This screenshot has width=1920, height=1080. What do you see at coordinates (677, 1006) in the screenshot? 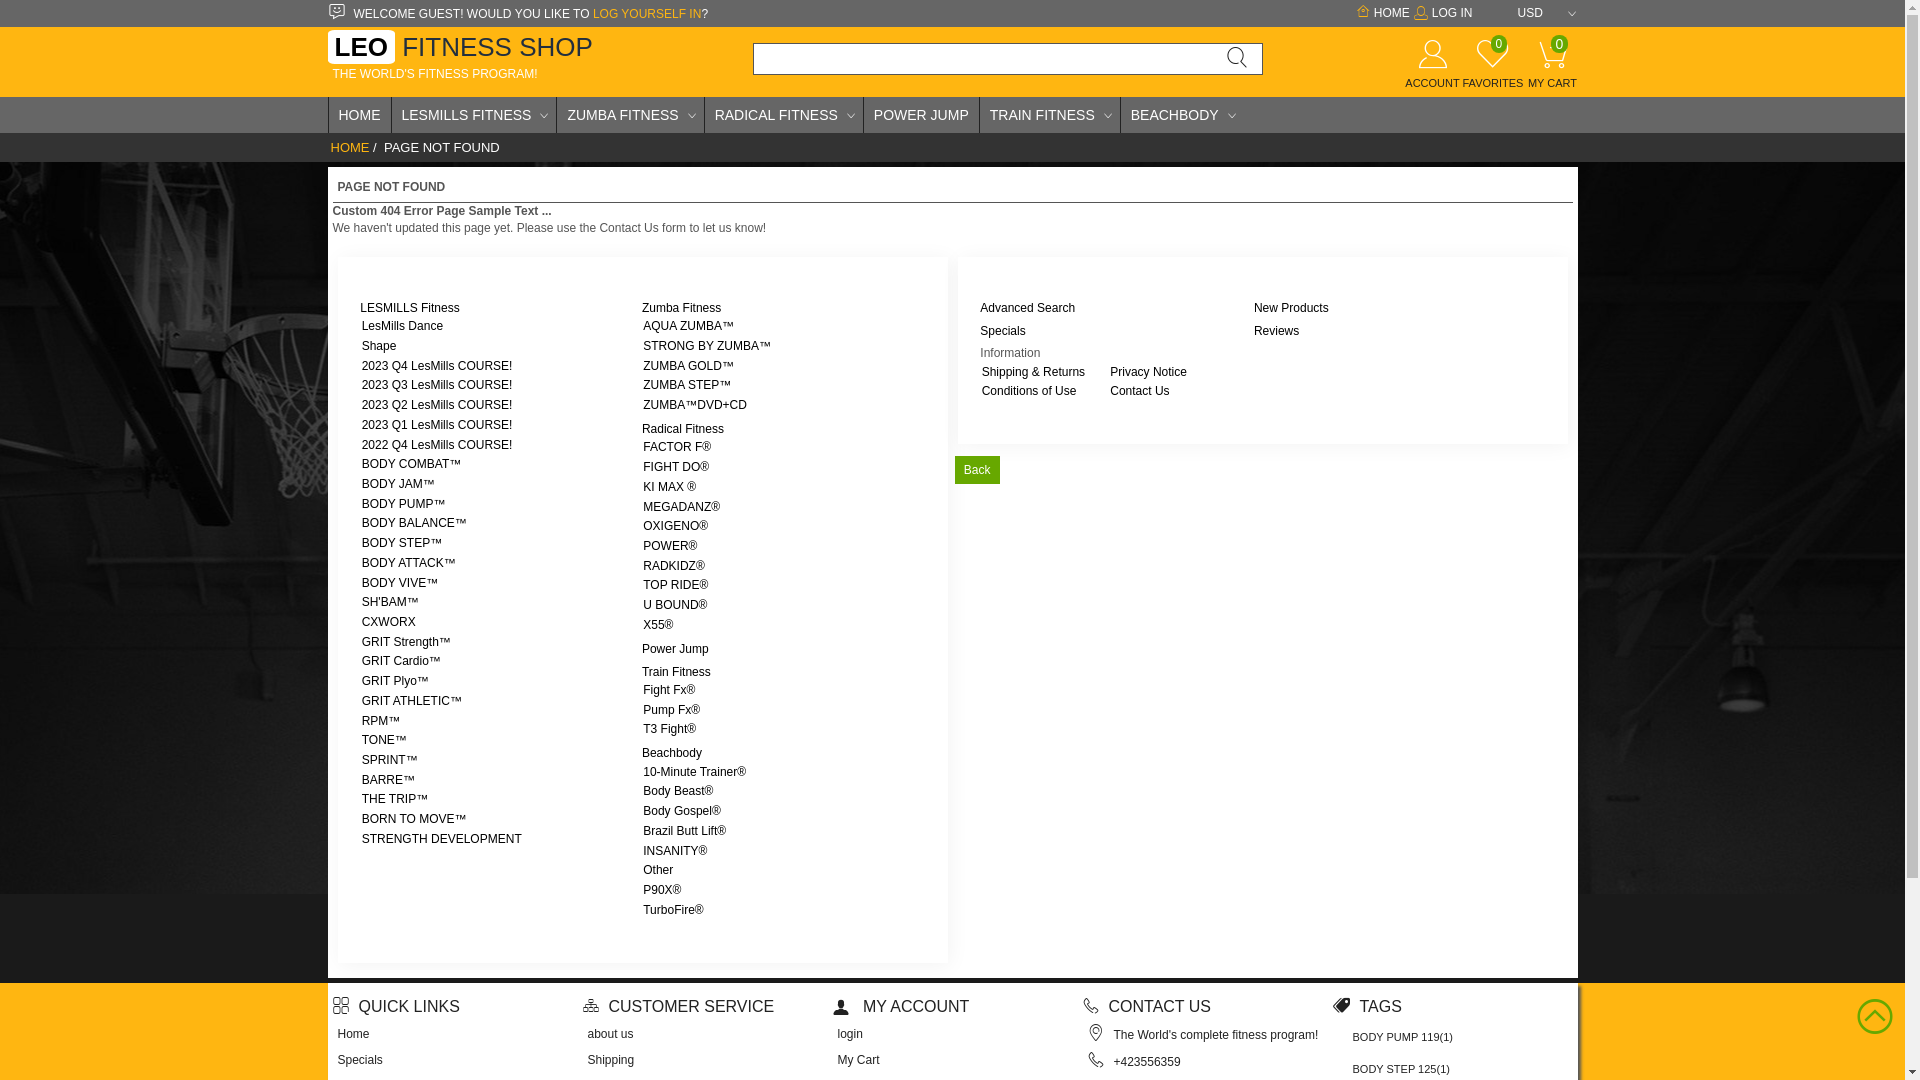
I see `'CUSTOMER SERVICE'` at bounding box center [677, 1006].